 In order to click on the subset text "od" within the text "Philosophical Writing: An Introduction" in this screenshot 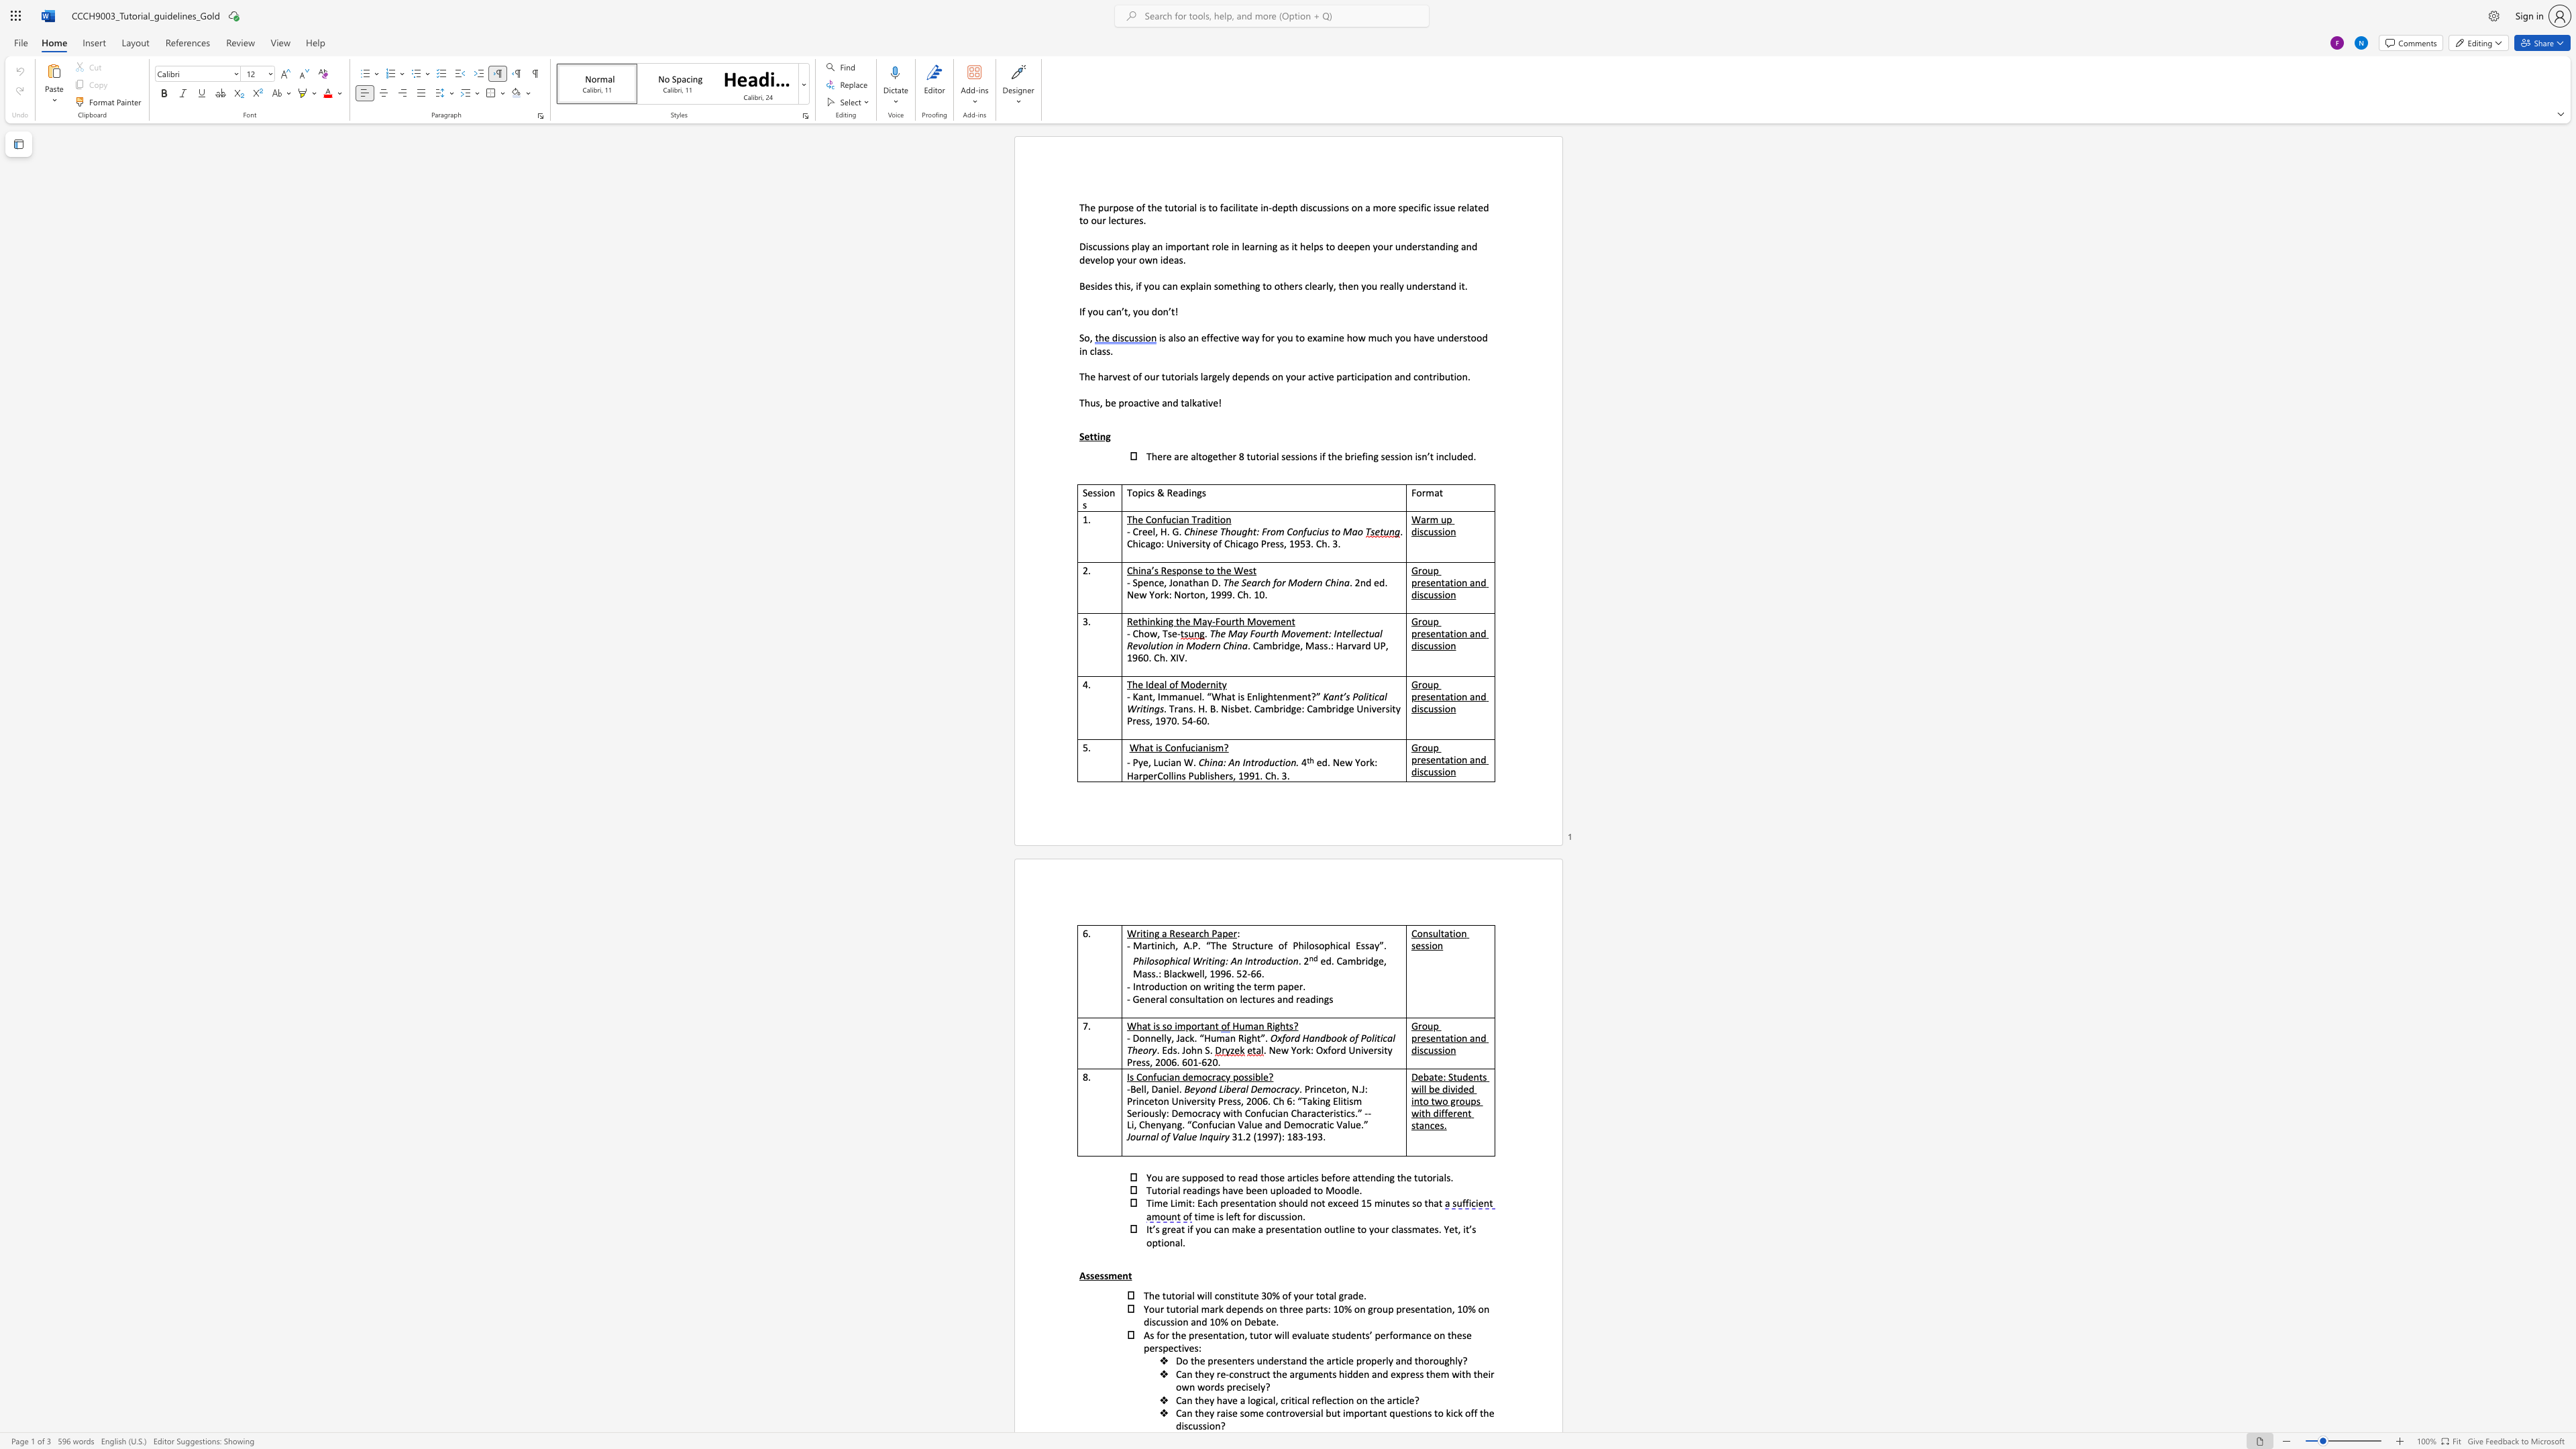, I will do `click(1258, 960)`.